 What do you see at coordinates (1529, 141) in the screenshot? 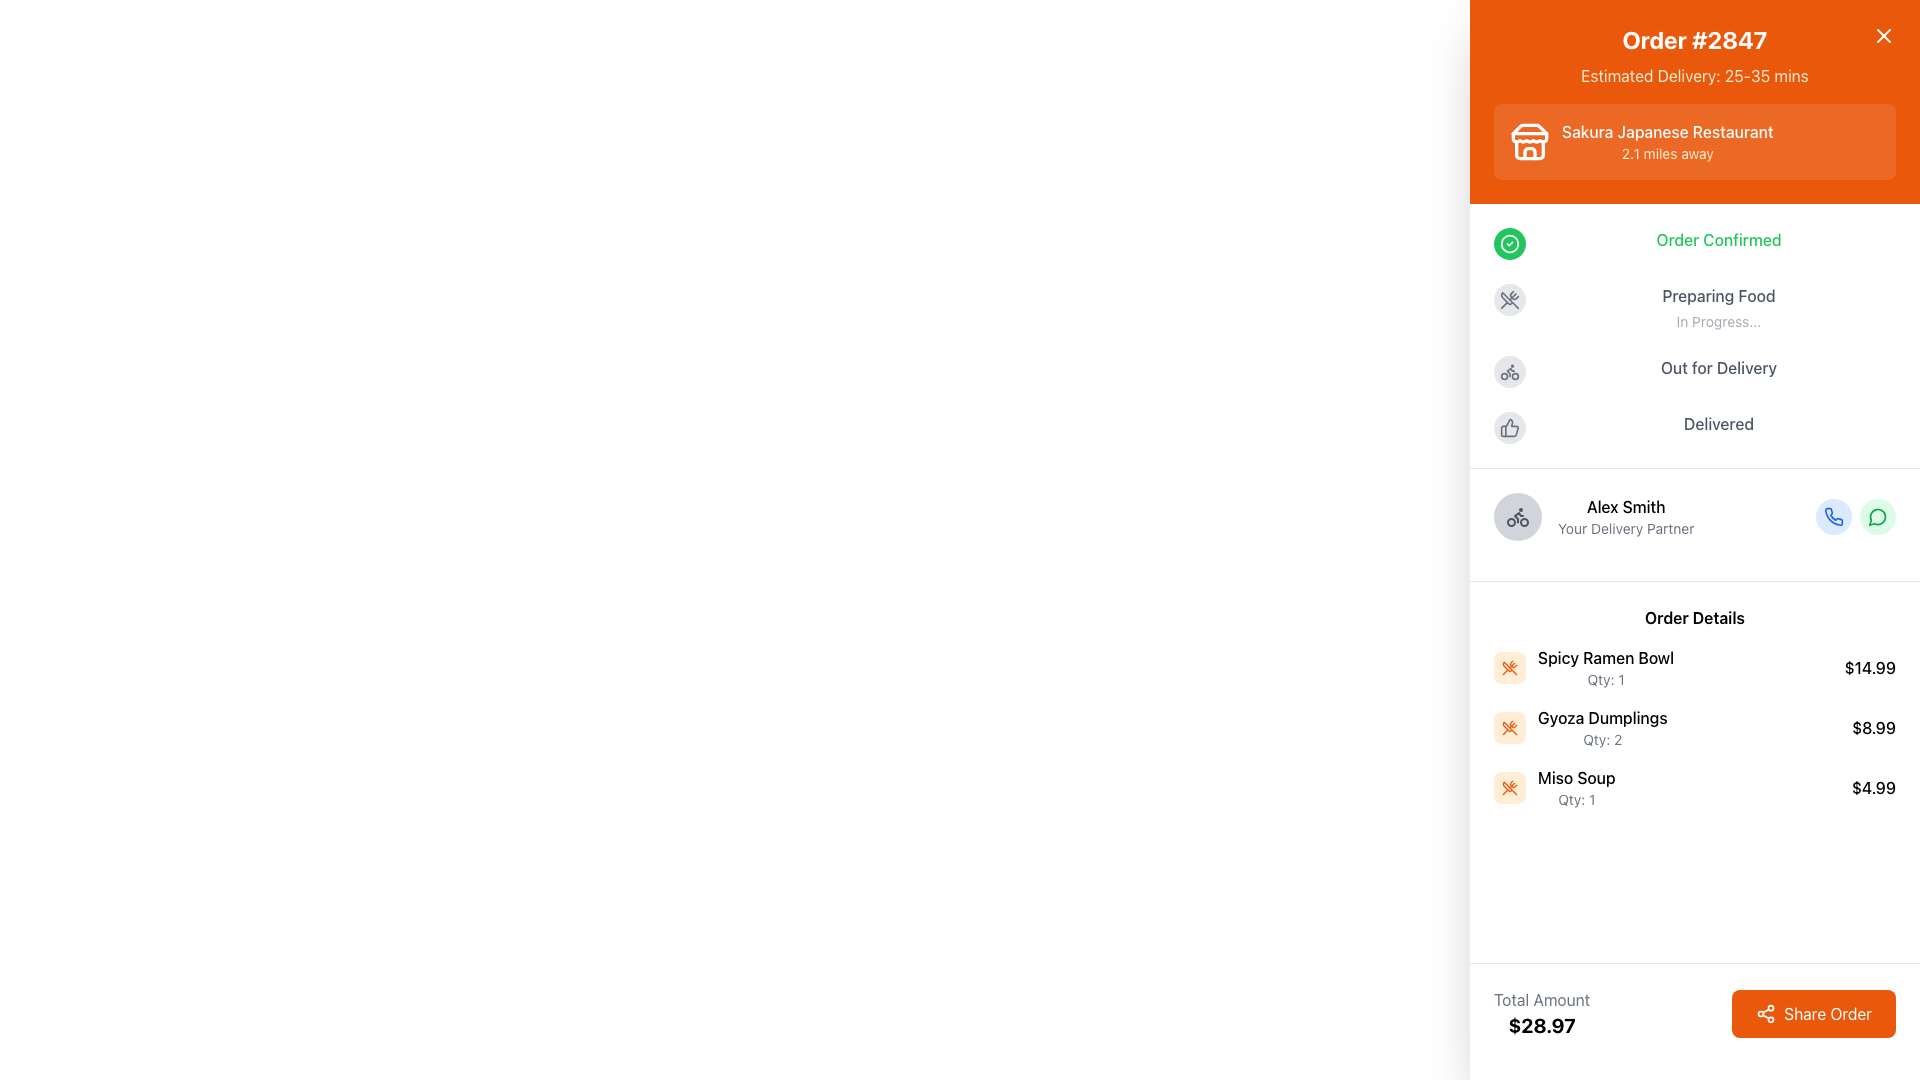
I see `orange-colored store icon located at the top of the sidebar, which is adjacent to the text block for 'Sakura Japanese Restaurant 2.1 miles away.'` at bounding box center [1529, 141].